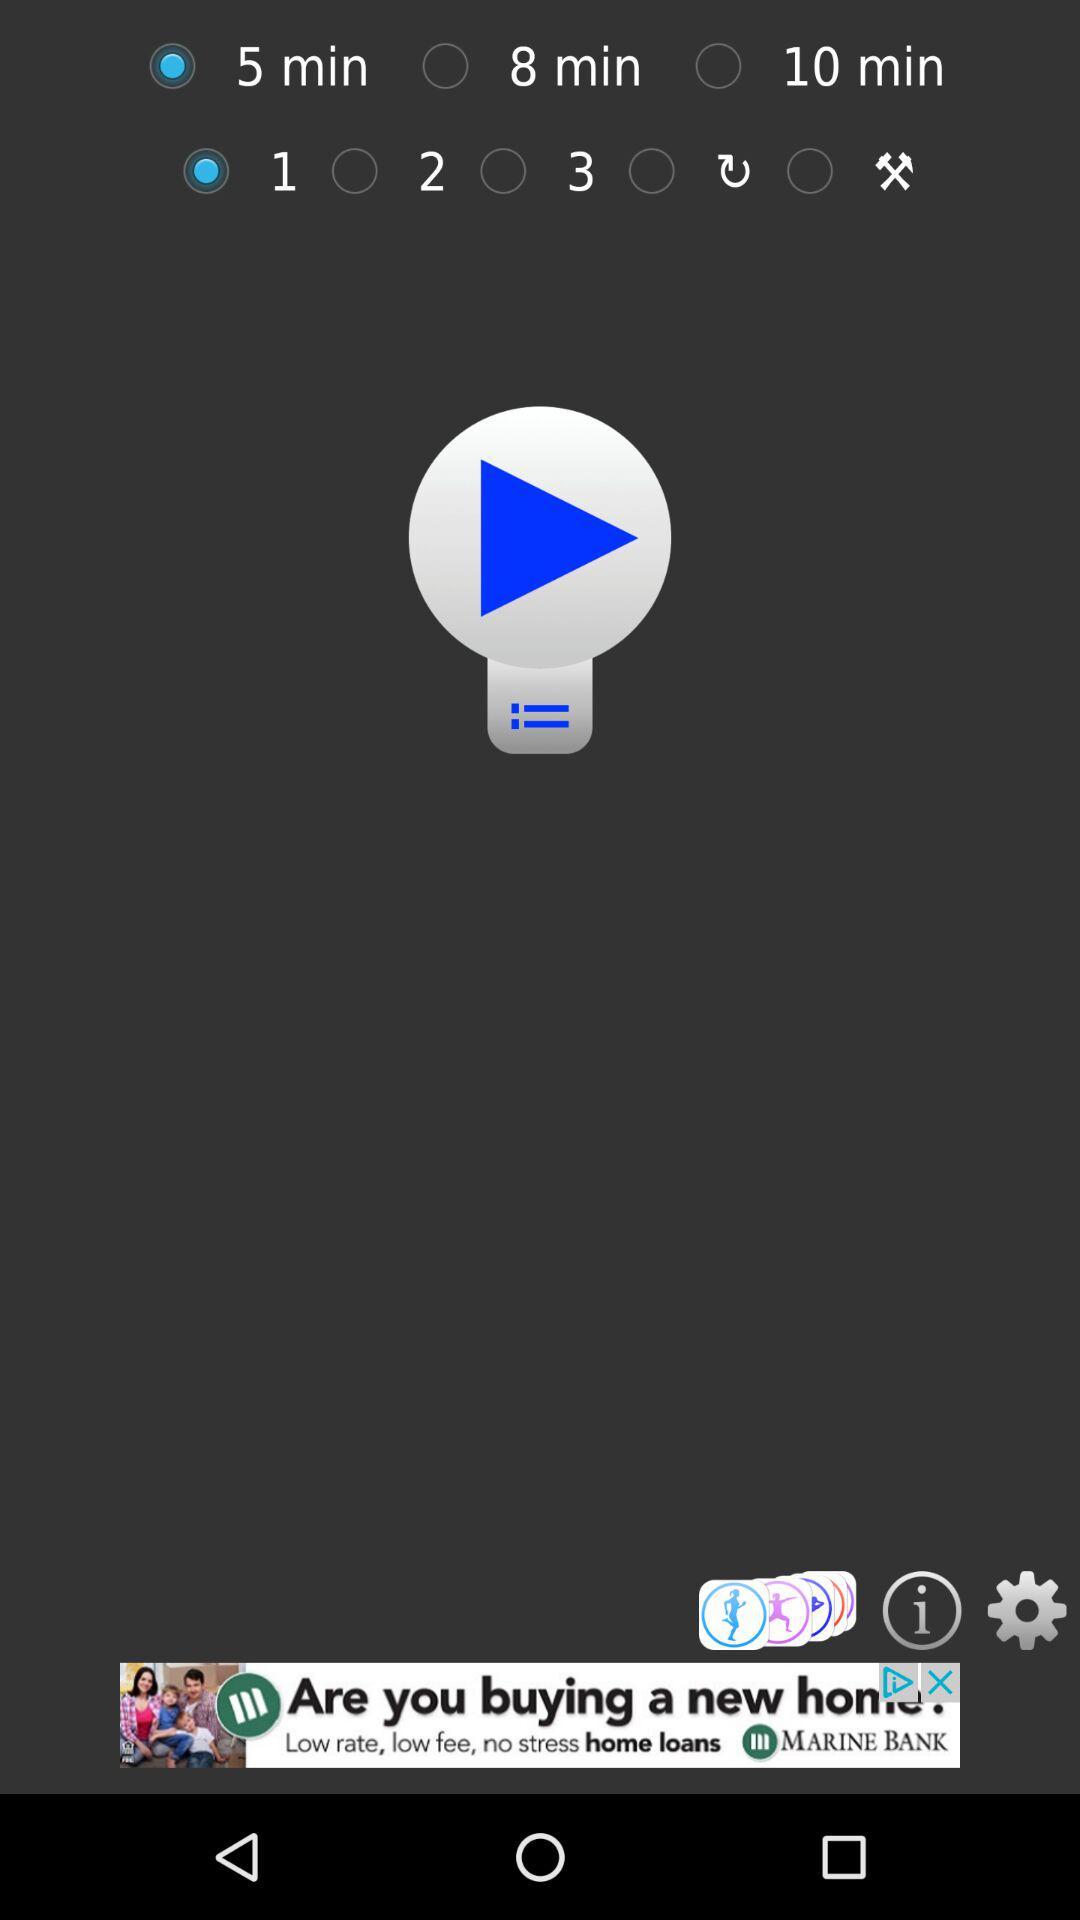 The height and width of the screenshot is (1920, 1080). What do you see at coordinates (455, 66) in the screenshot?
I see `for 8 minutes` at bounding box center [455, 66].